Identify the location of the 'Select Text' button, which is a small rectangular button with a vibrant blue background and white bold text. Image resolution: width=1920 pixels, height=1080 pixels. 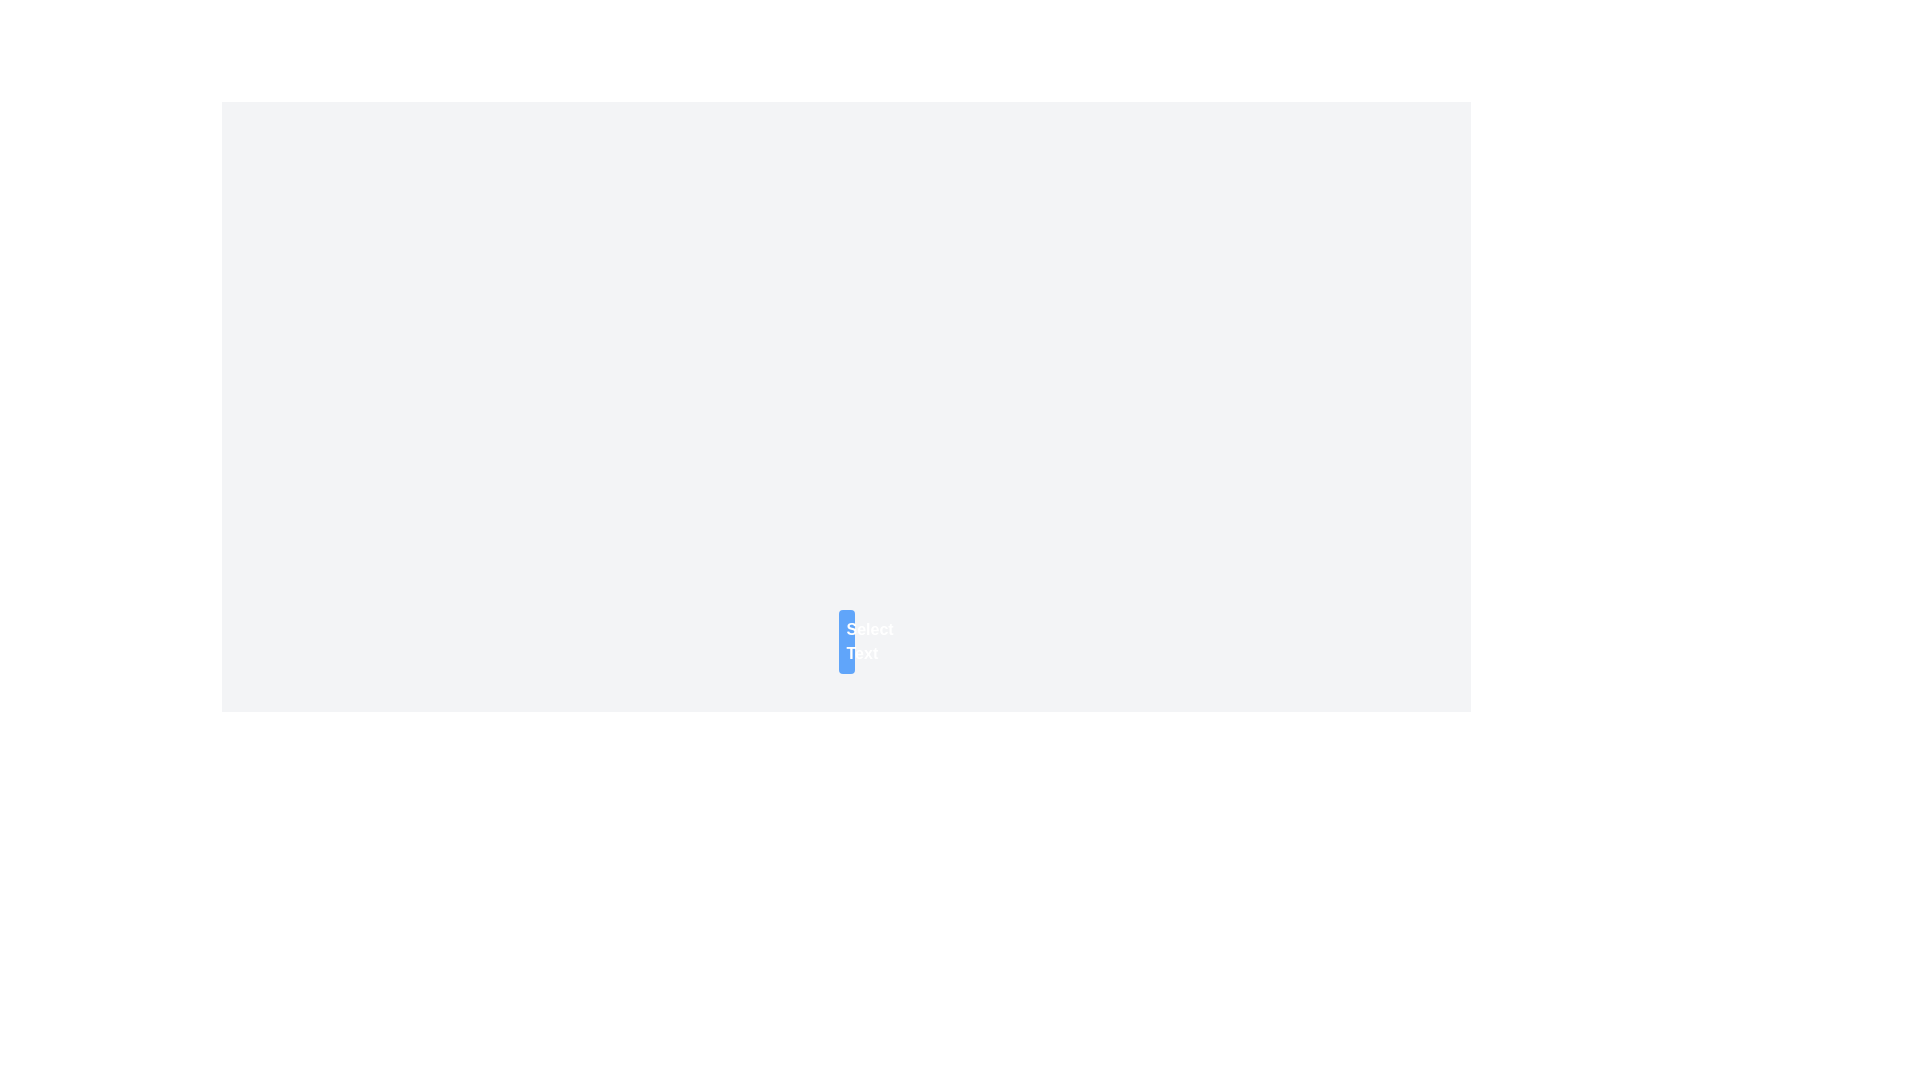
(846, 641).